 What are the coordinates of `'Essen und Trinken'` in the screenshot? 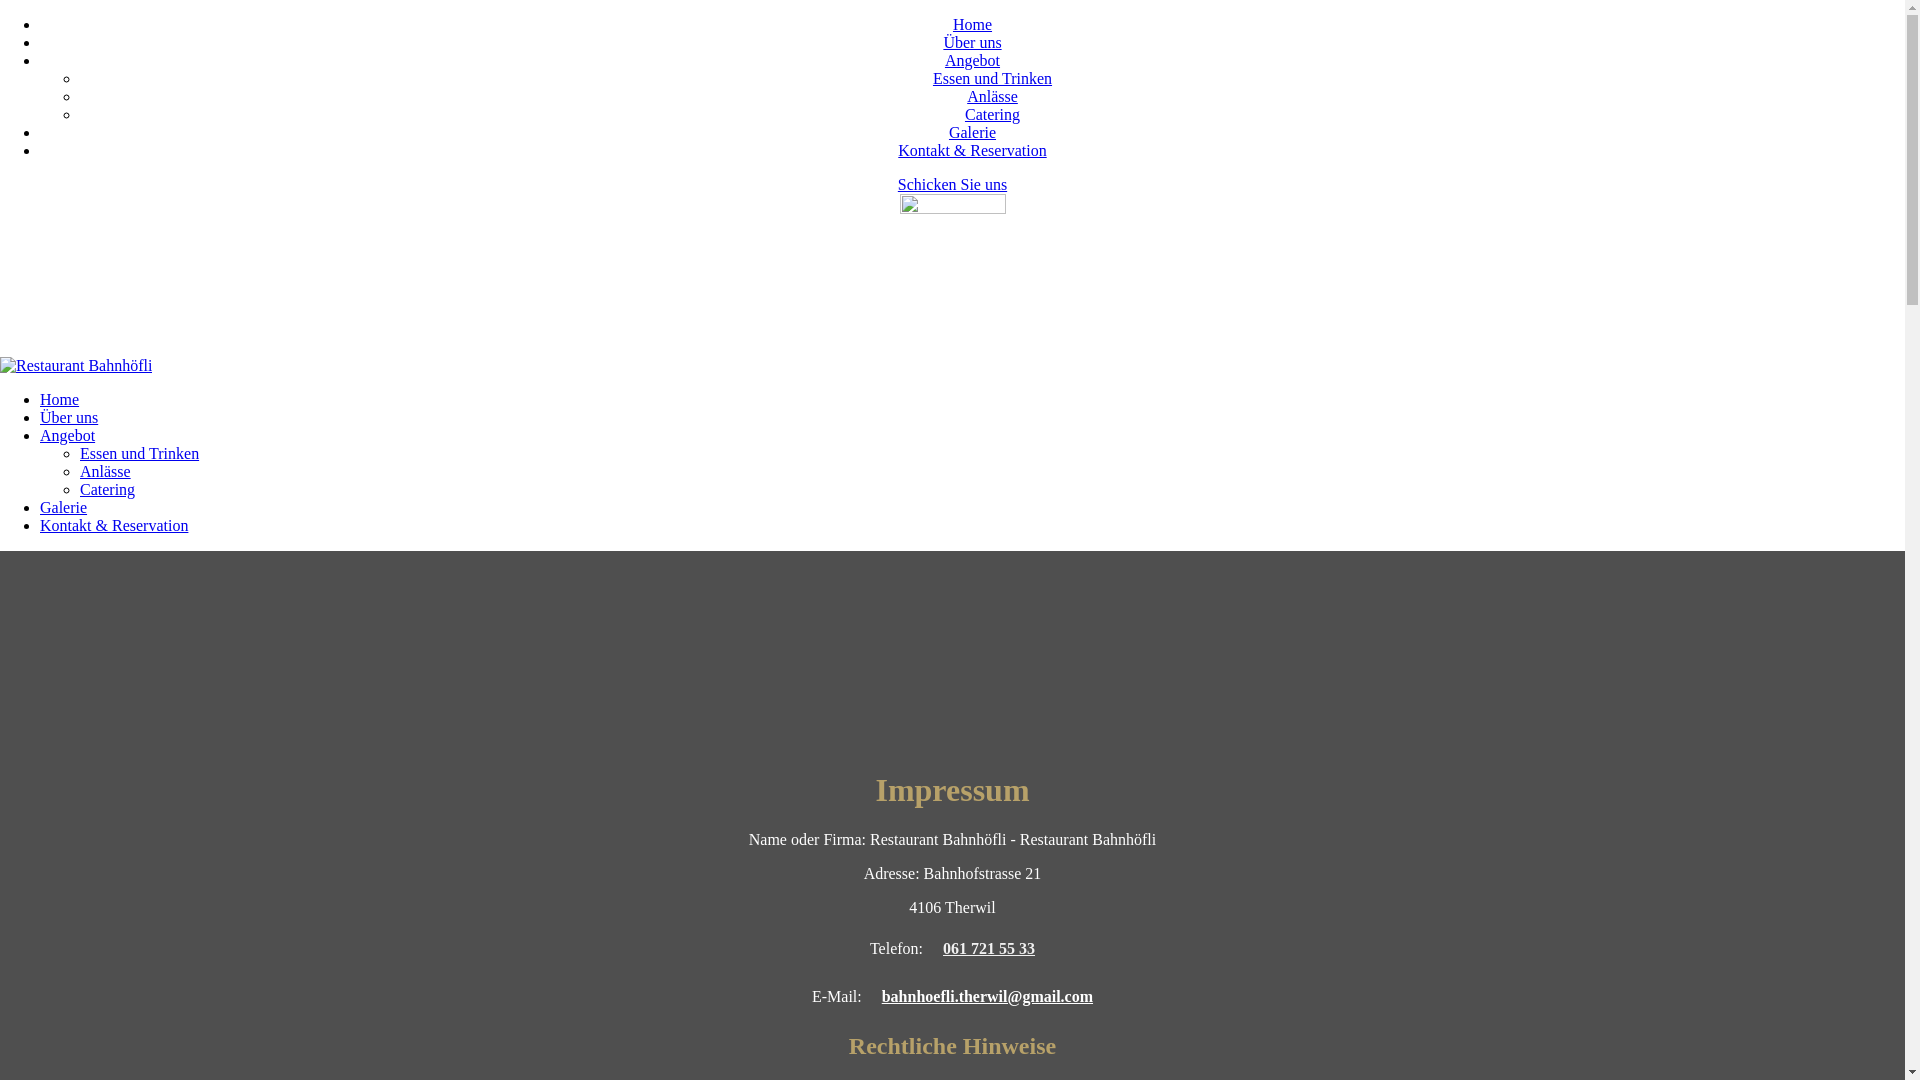 It's located at (138, 453).